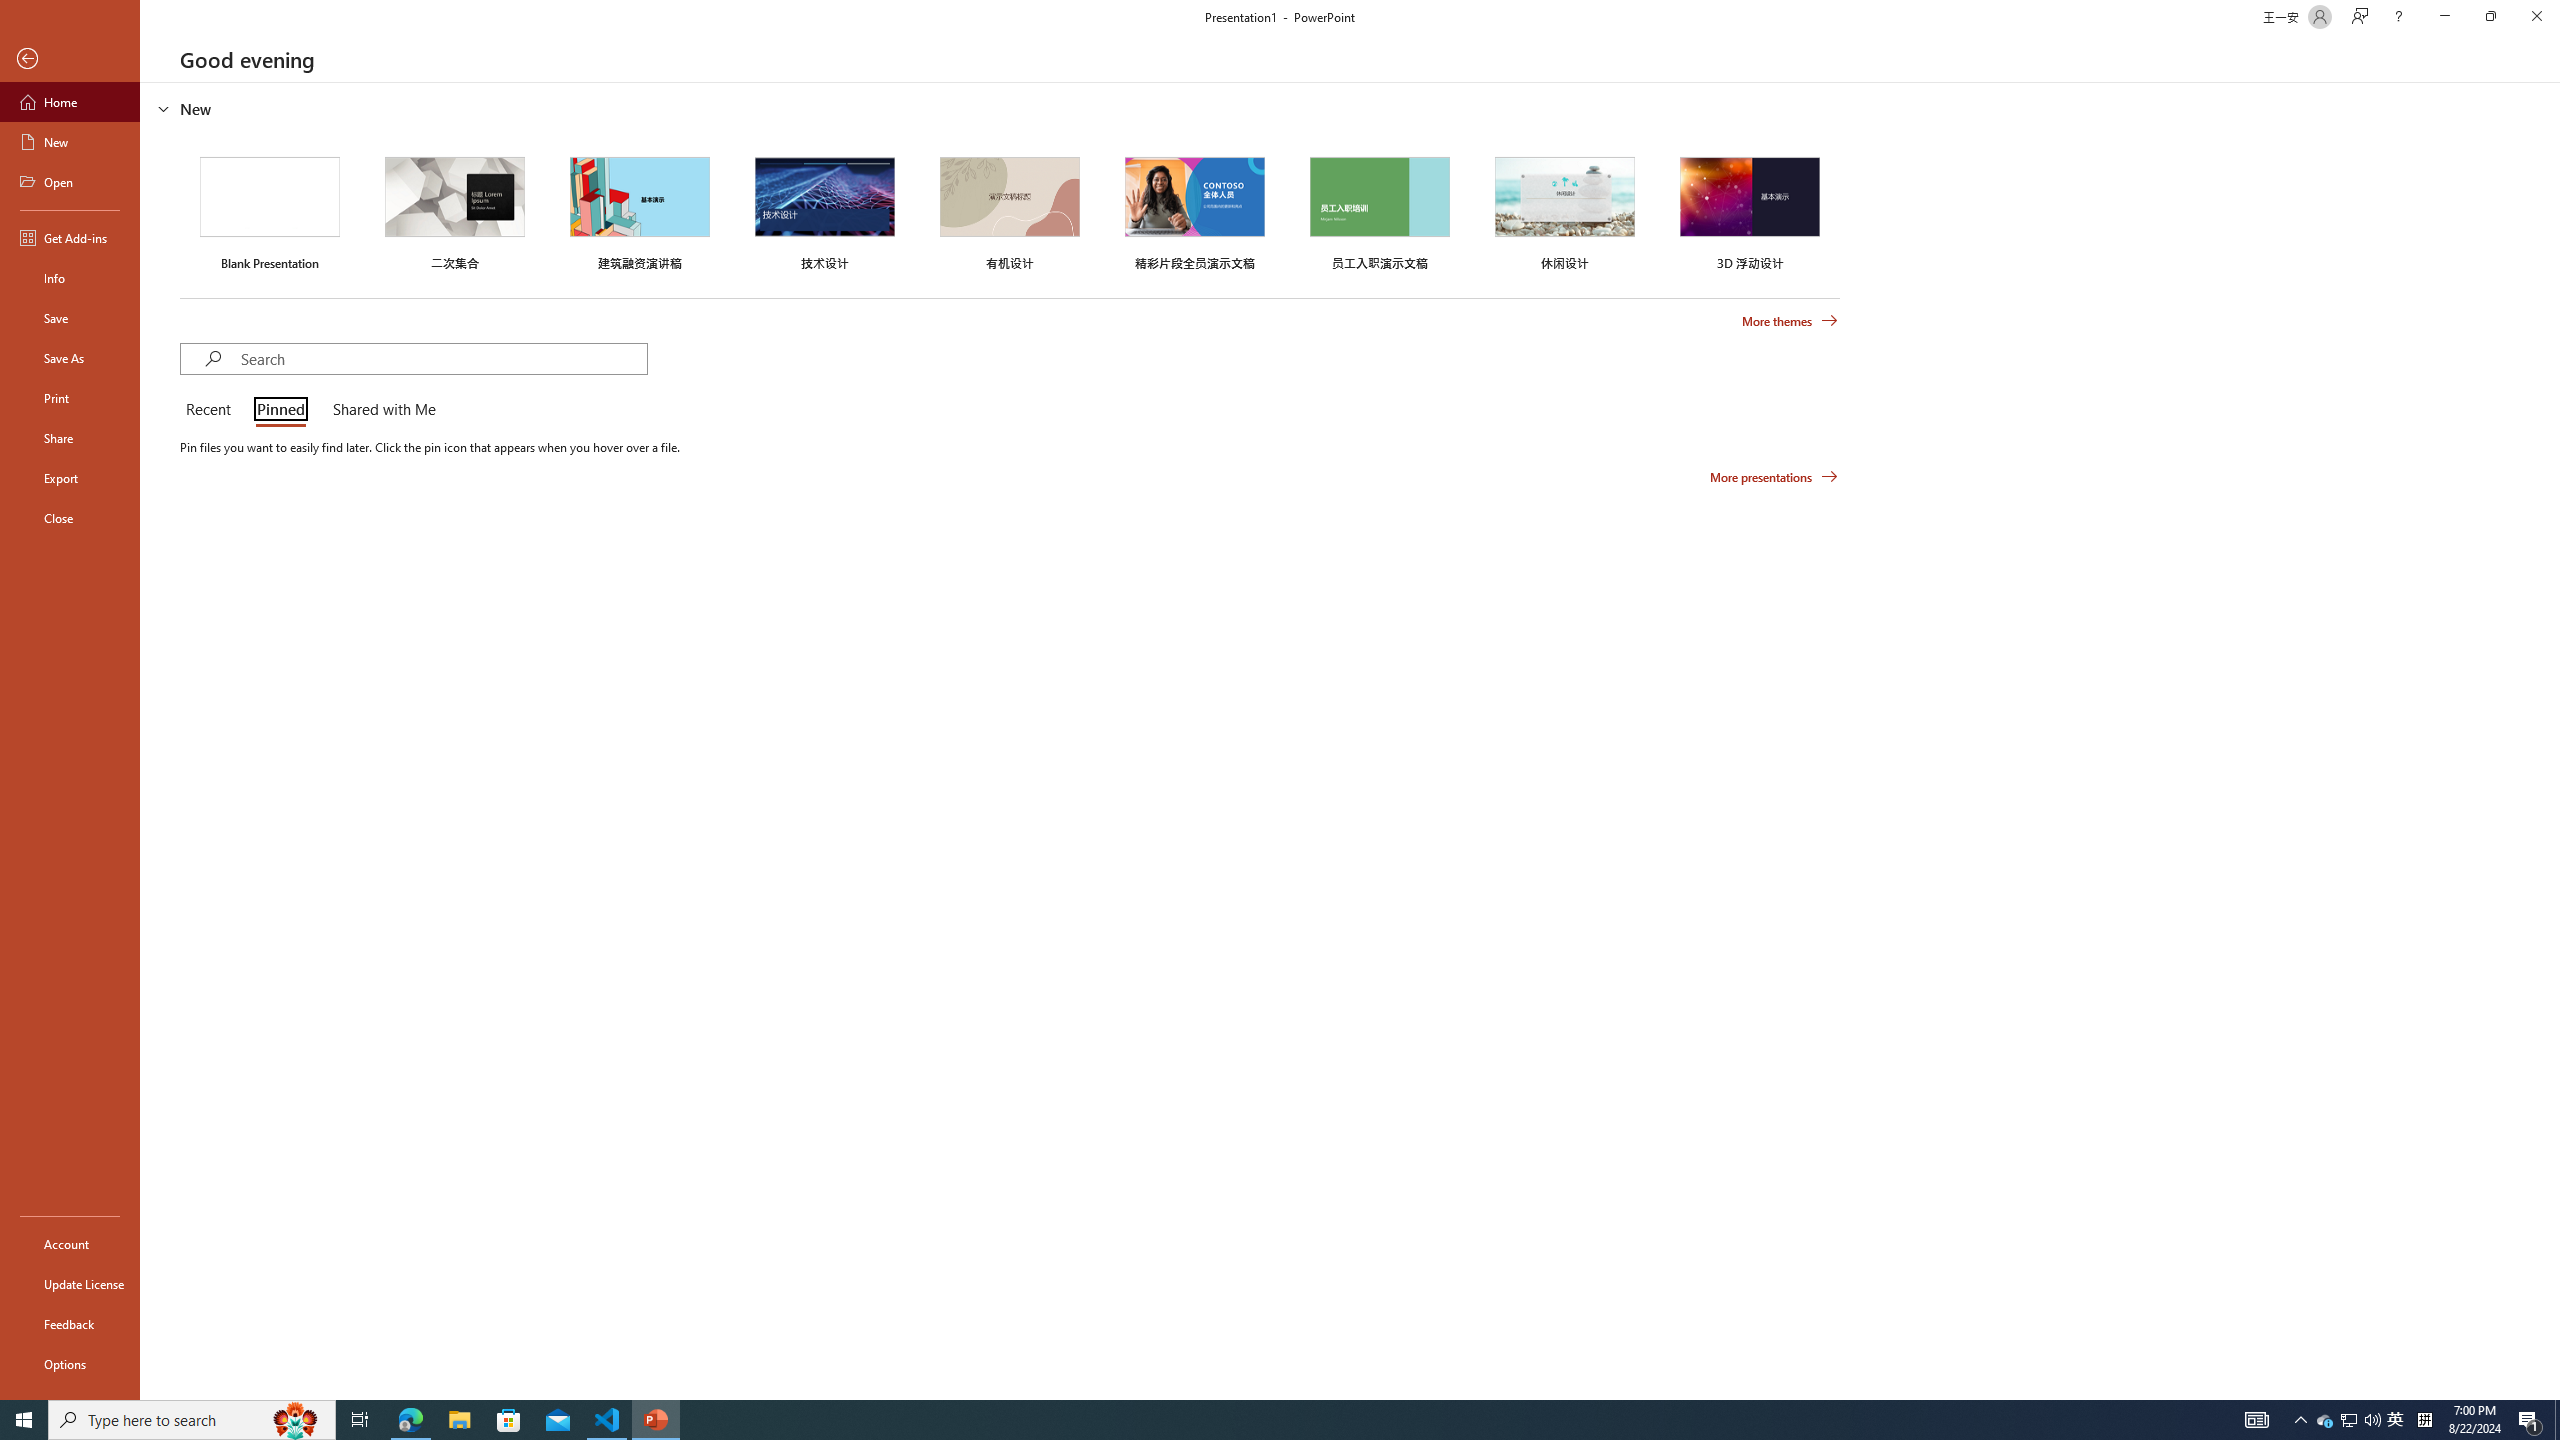 The width and height of the screenshot is (2560, 1440). I want to click on 'Pinned', so click(280, 410).